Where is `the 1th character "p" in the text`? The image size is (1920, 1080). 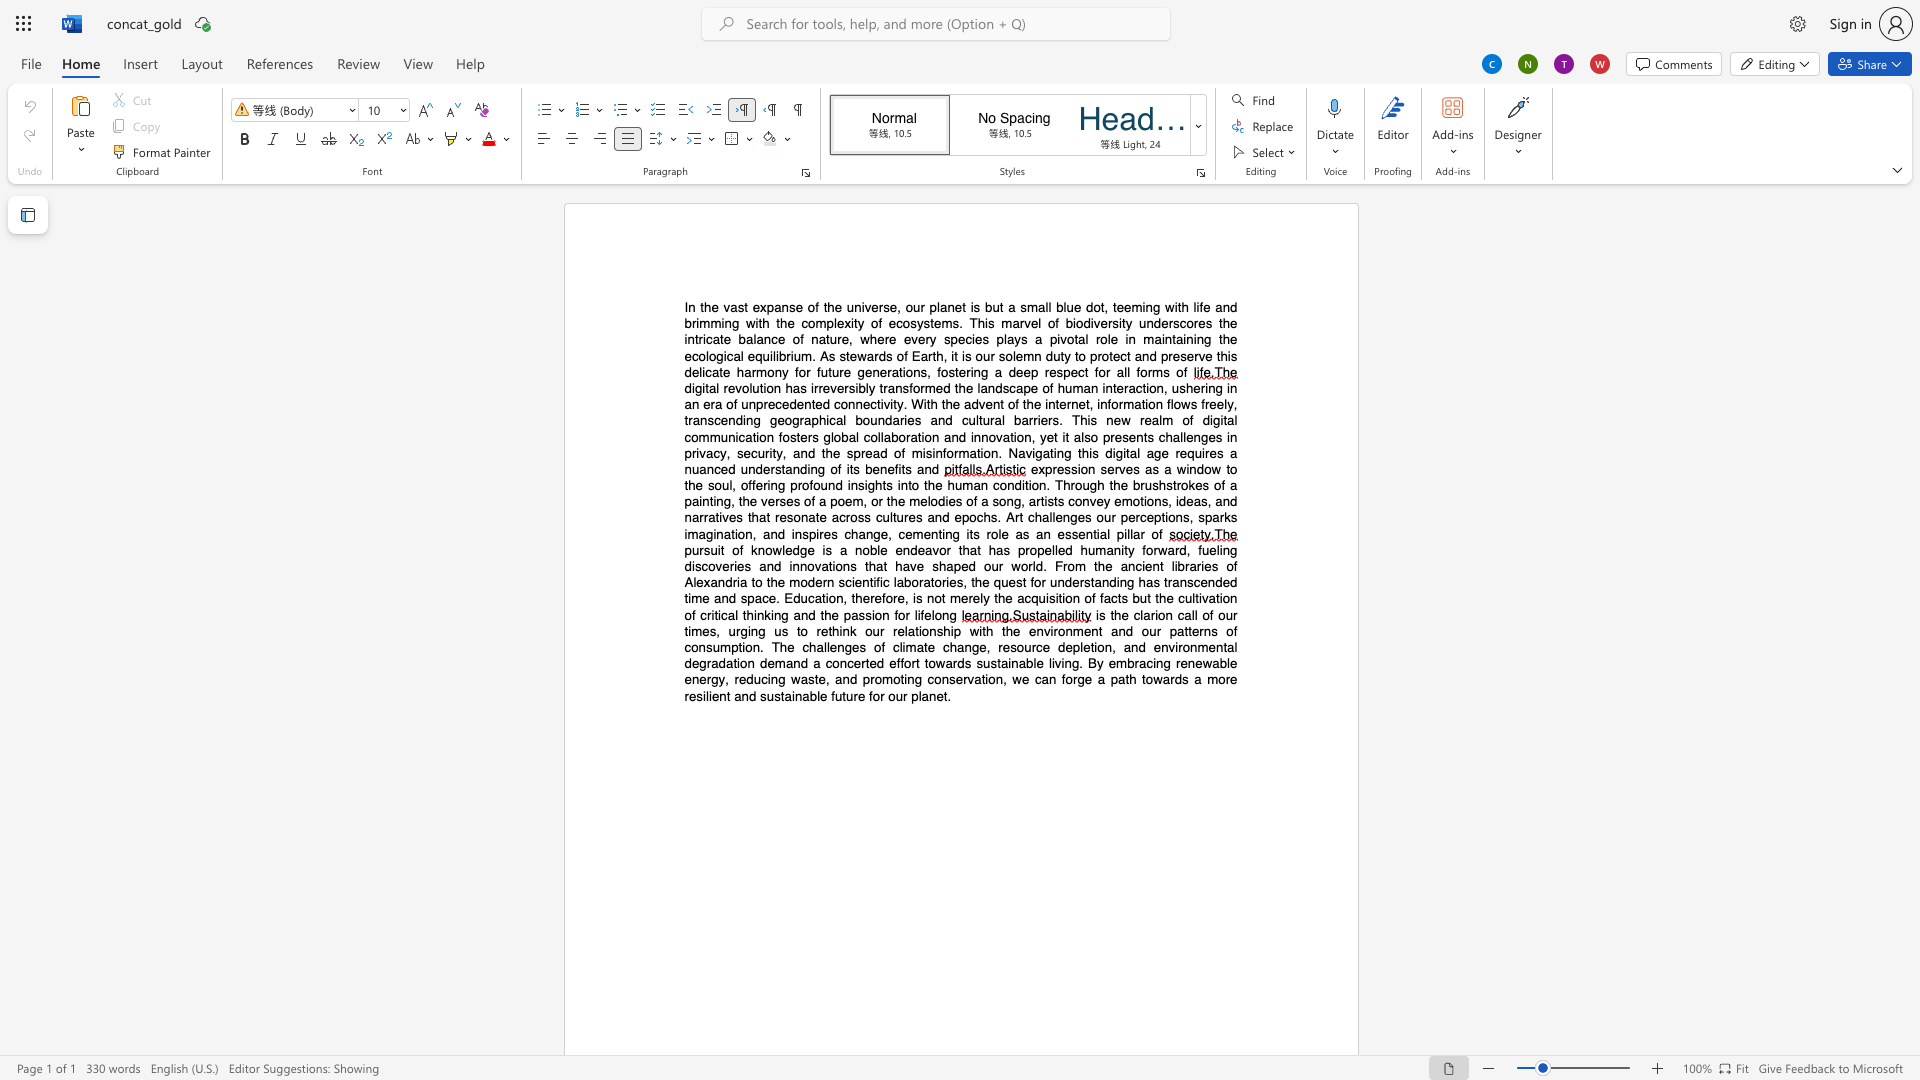 the 1th character "p" in the text is located at coordinates (1124, 516).